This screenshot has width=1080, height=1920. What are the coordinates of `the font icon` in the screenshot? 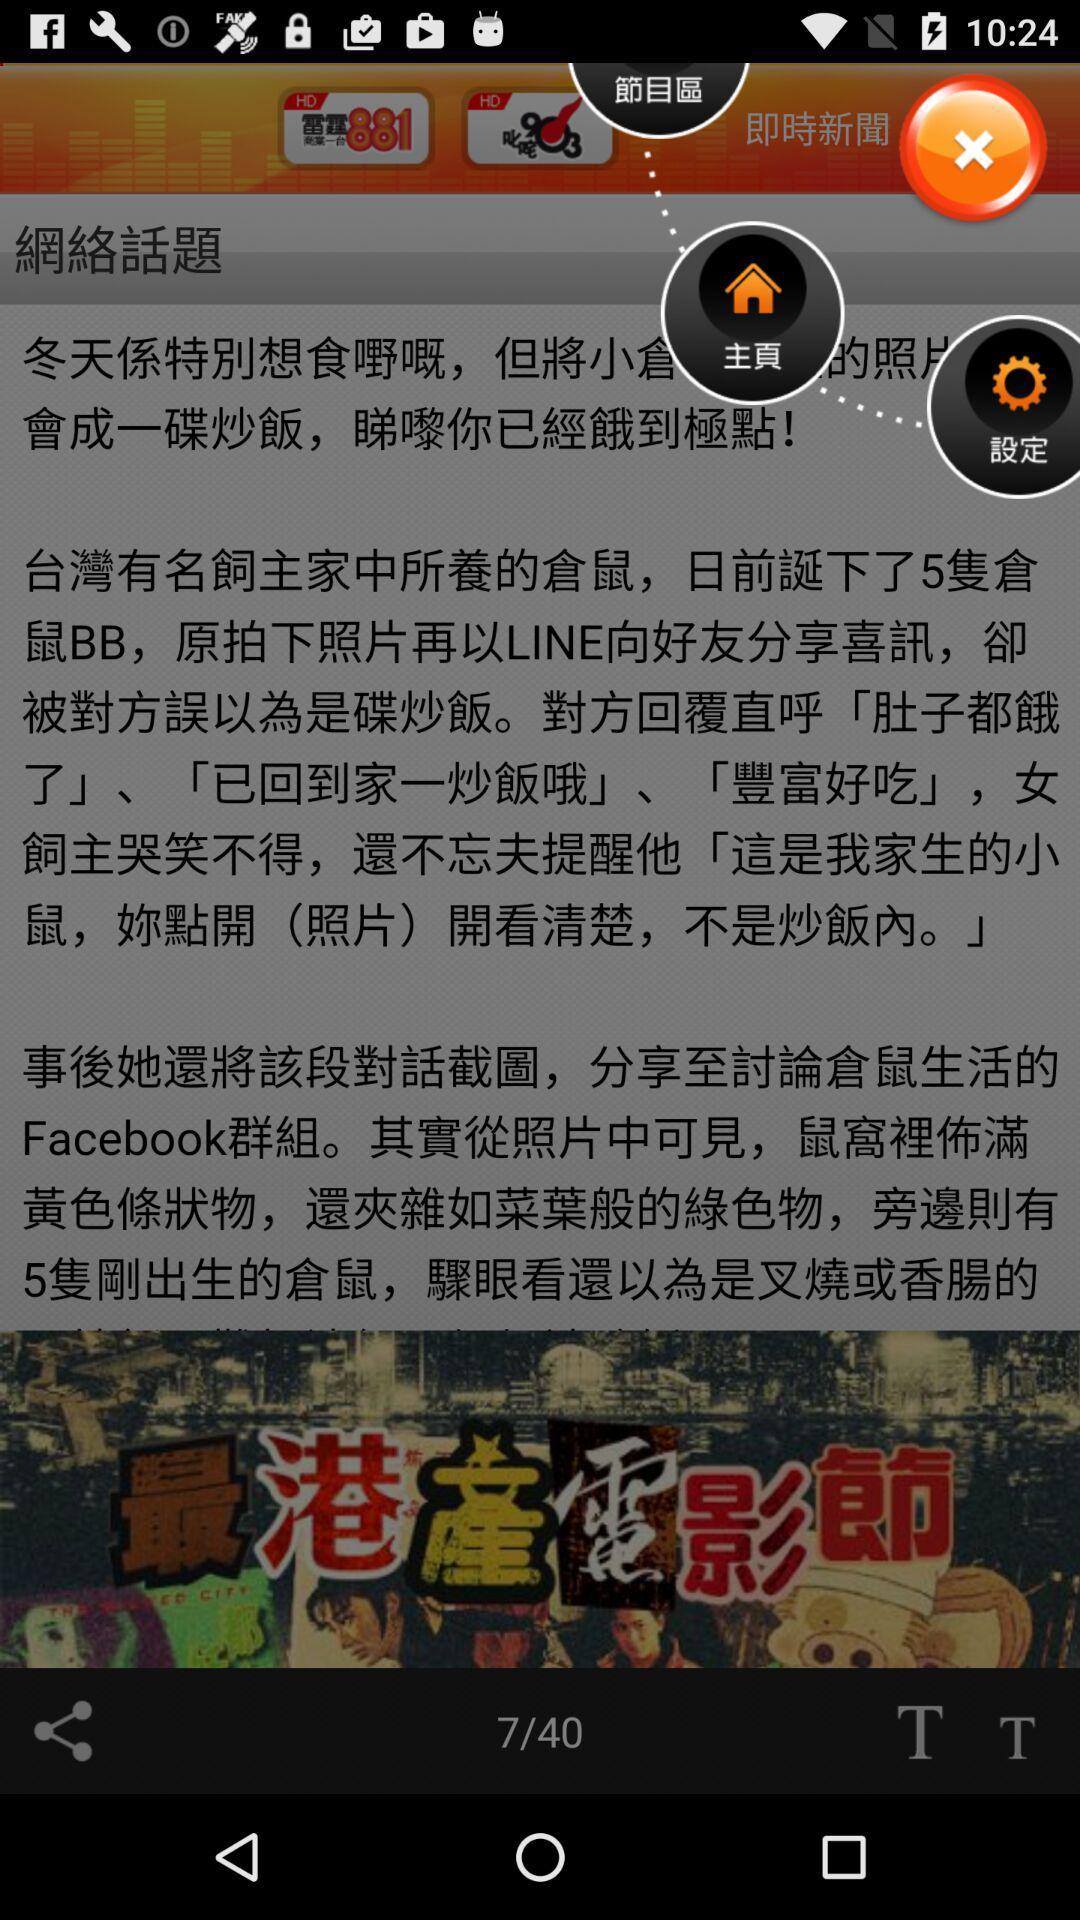 It's located at (919, 1851).